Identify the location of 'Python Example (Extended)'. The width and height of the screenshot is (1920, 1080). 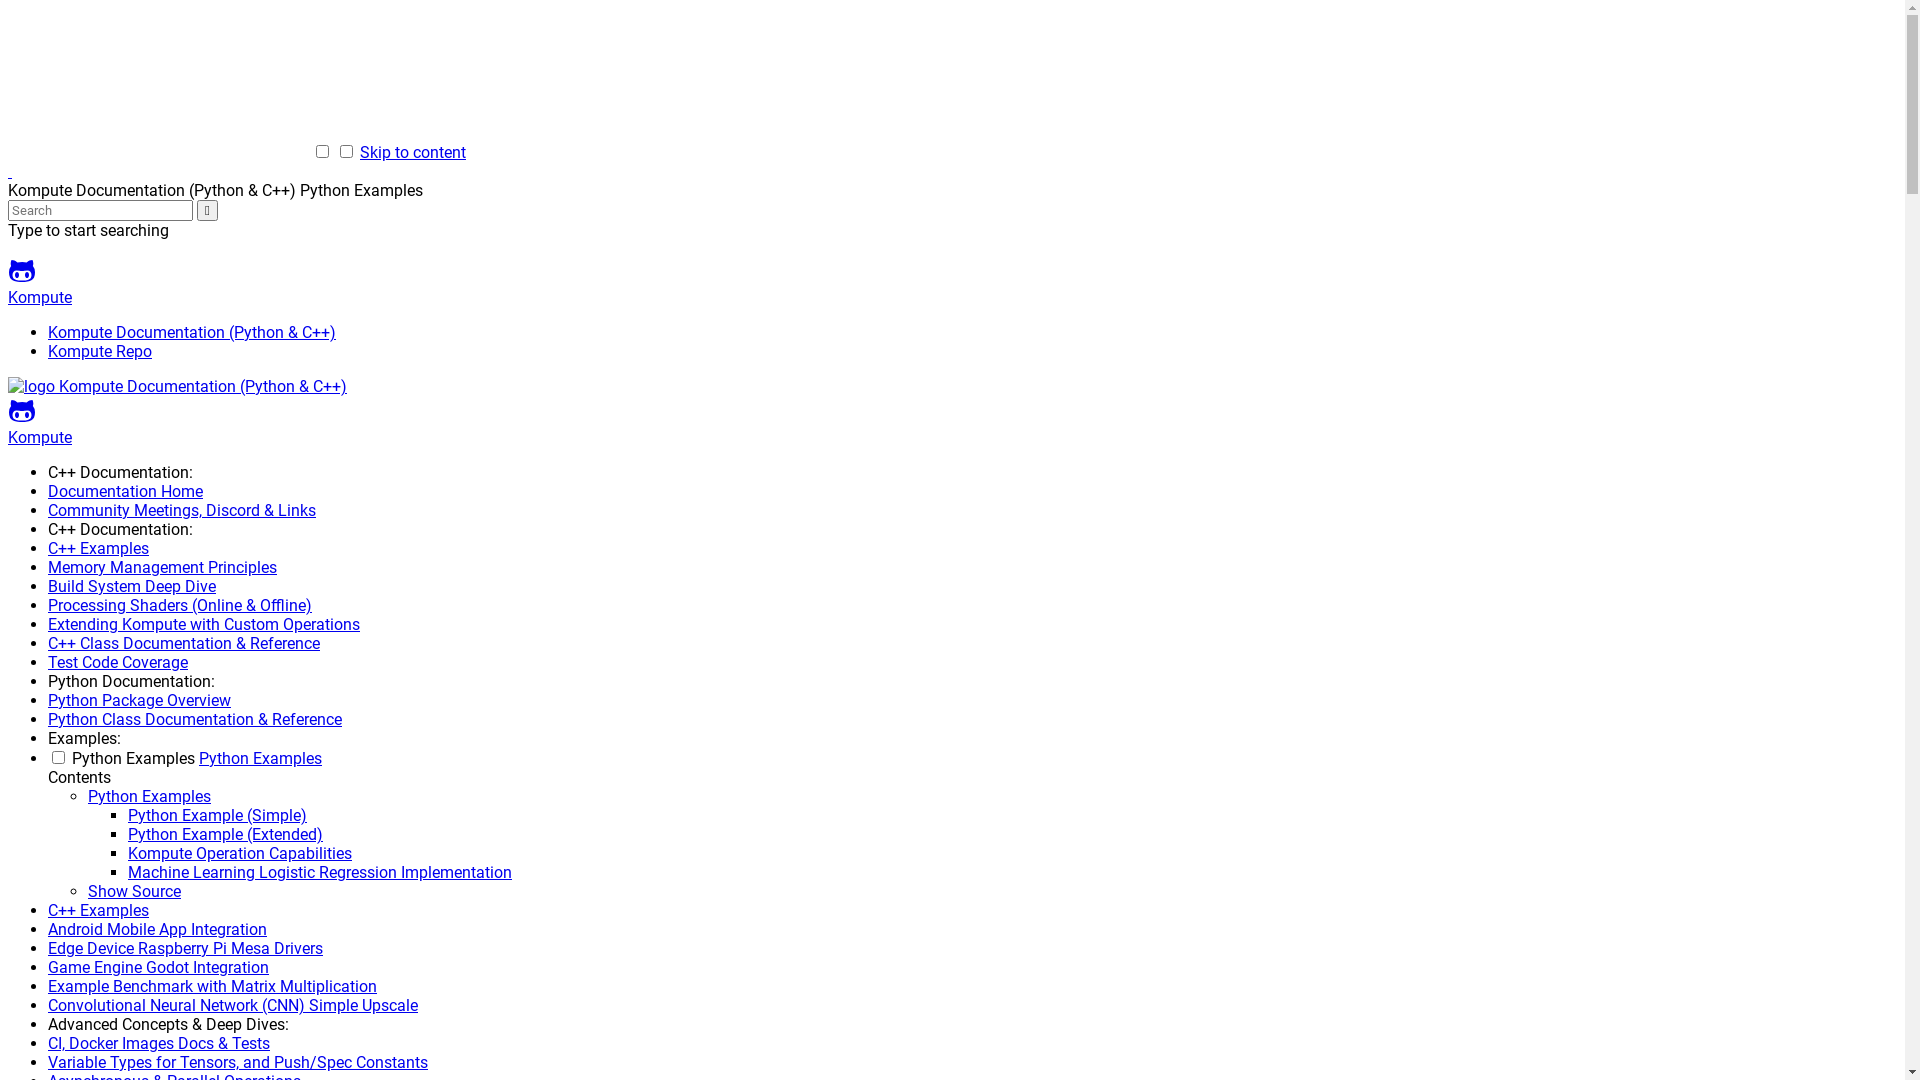
(225, 834).